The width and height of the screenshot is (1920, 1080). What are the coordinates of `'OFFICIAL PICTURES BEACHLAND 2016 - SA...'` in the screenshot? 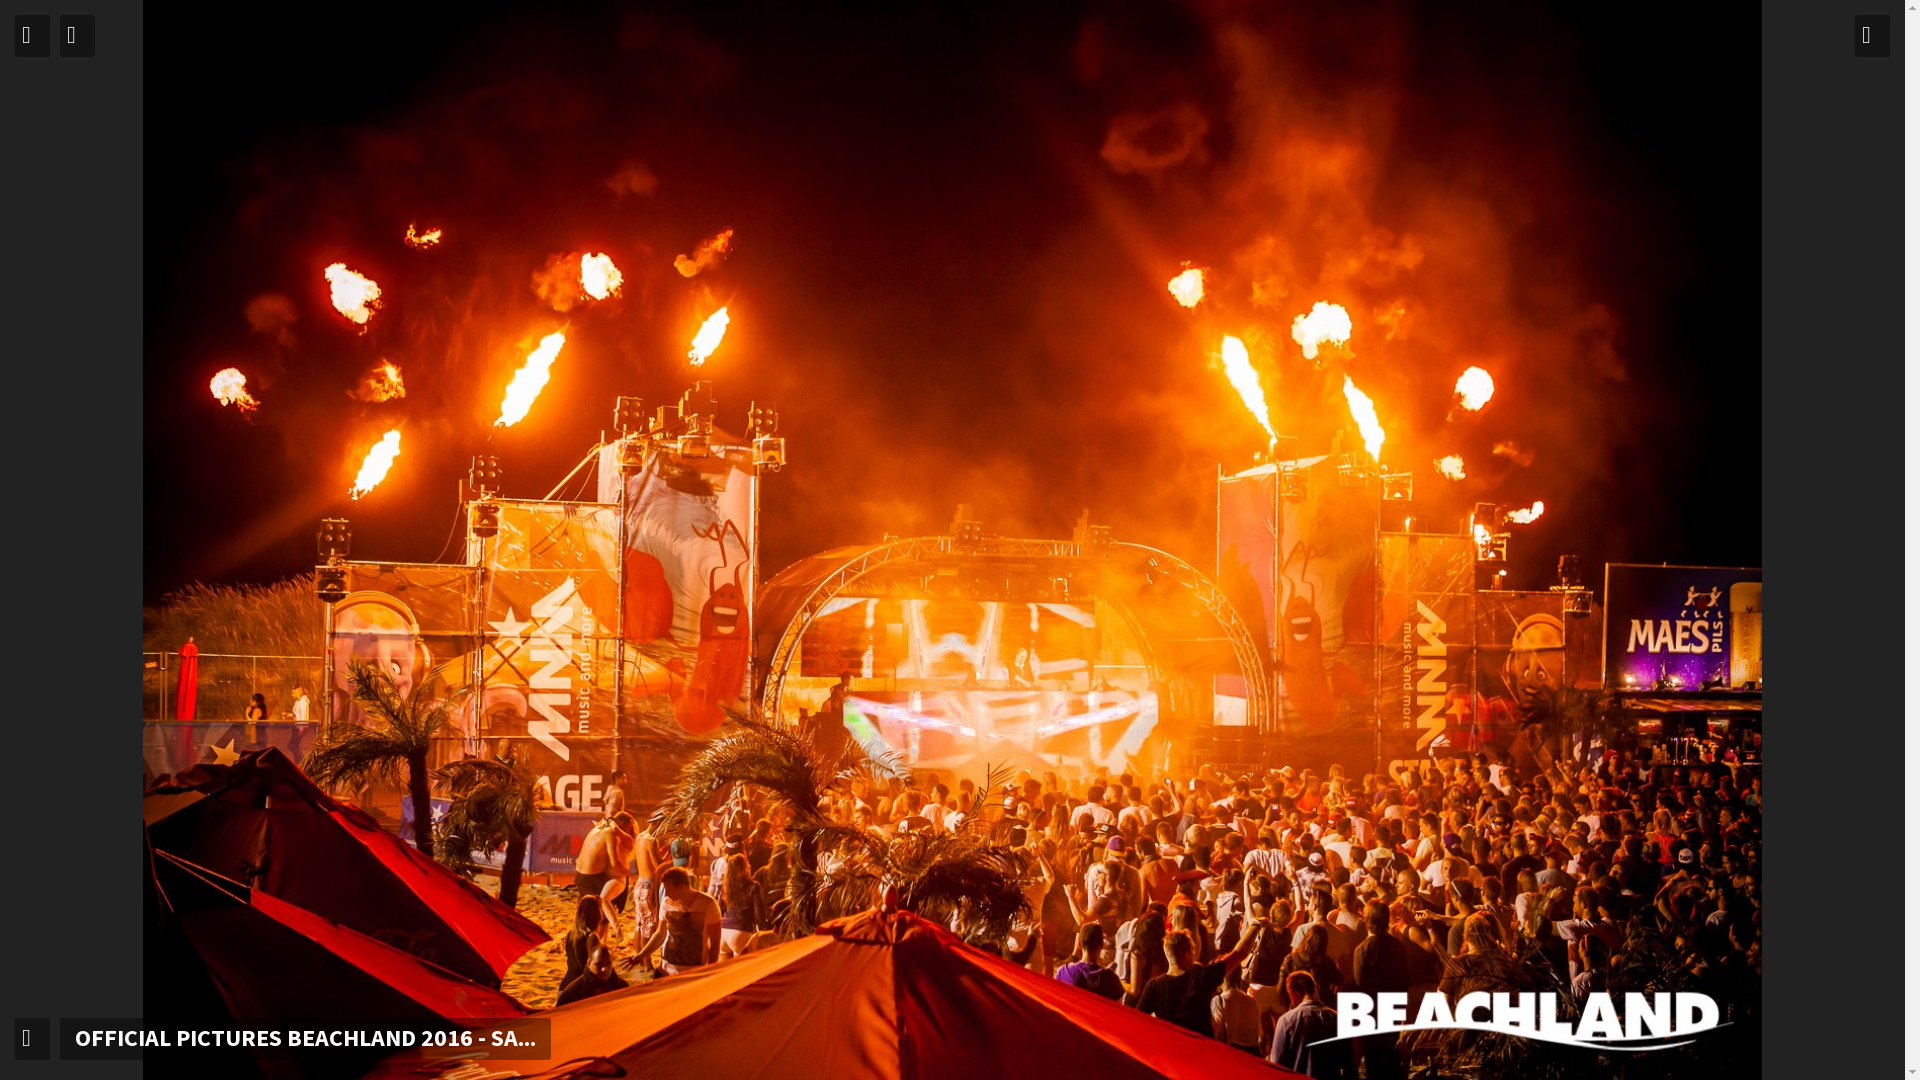 It's located at (59, 1037).